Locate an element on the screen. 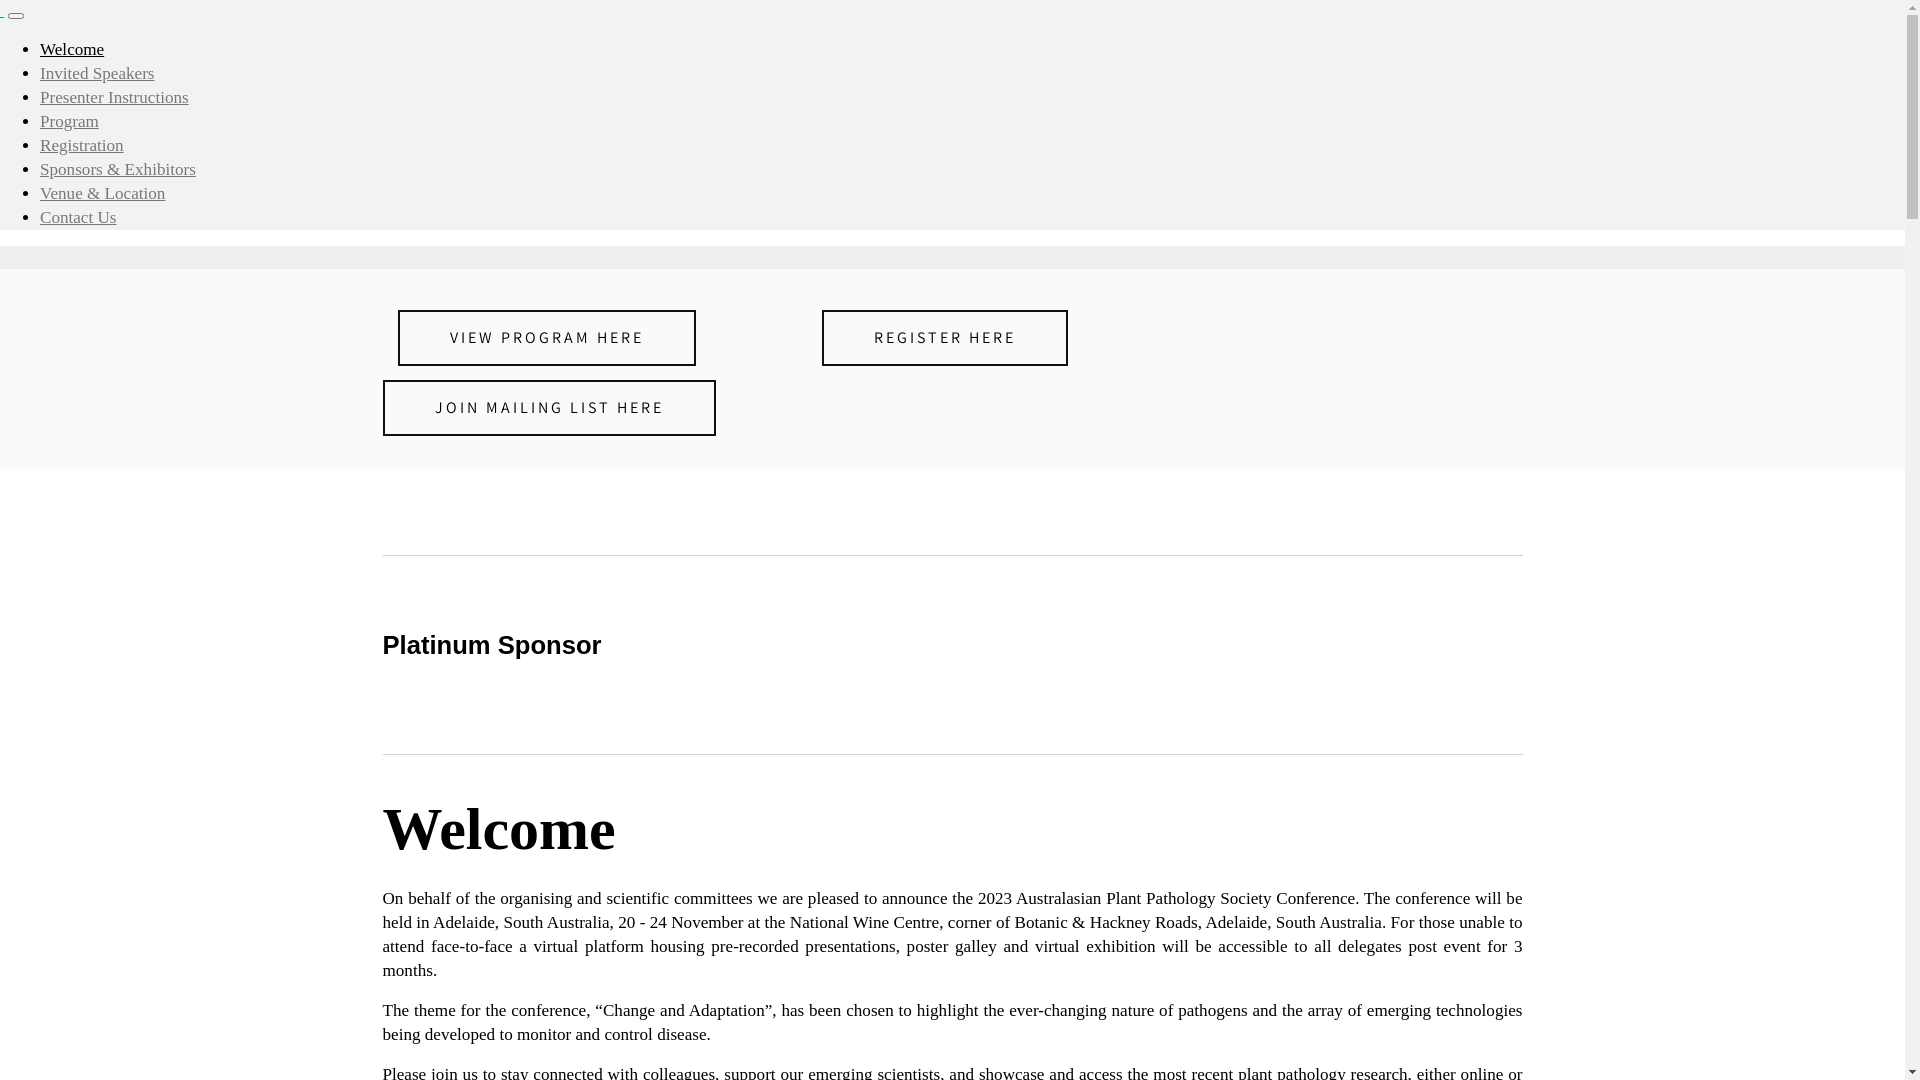 This screenshot has width=1920, height=1080. 'VIEW PROGRAM HERE' is located at coordinates (547, 337).